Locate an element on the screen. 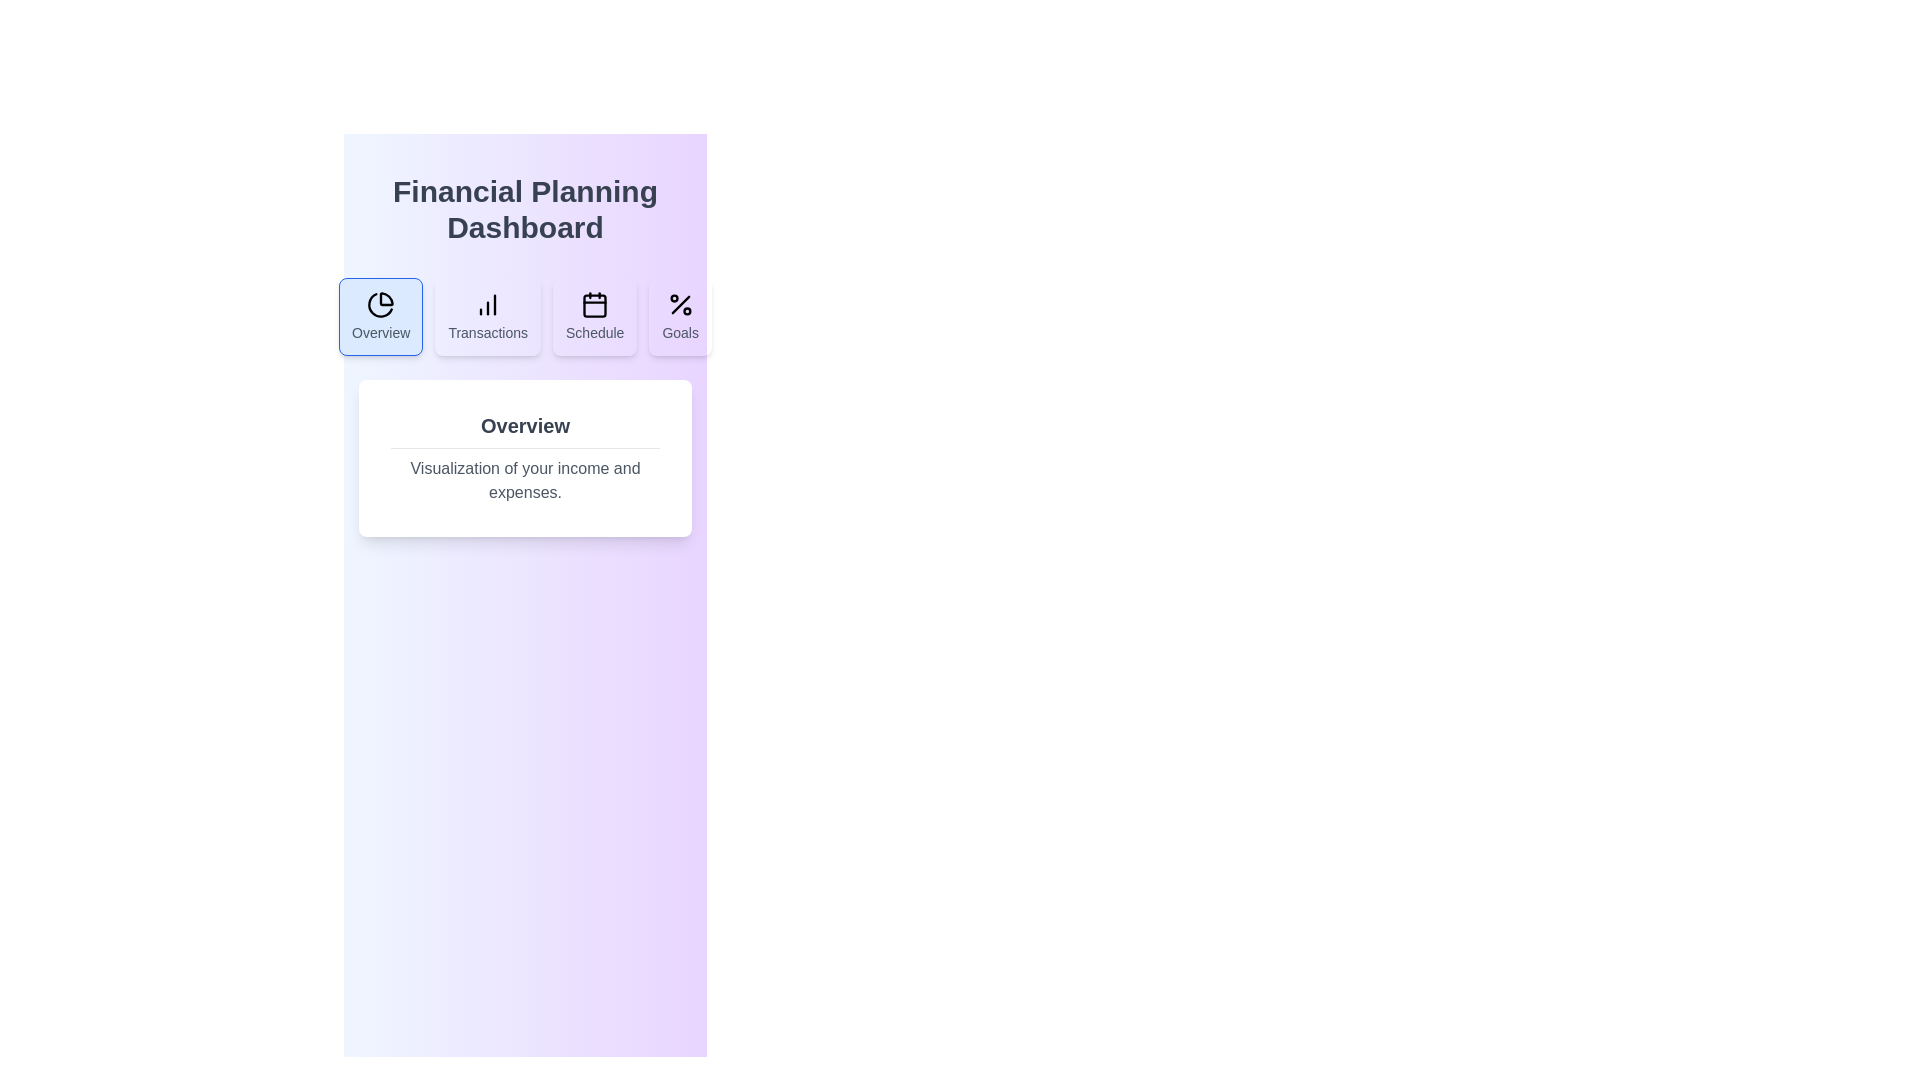  'Overview' text label located beneath the pie chart icon within the first card of a horizontally aligned group of cards is located at coordinates (381, 331).